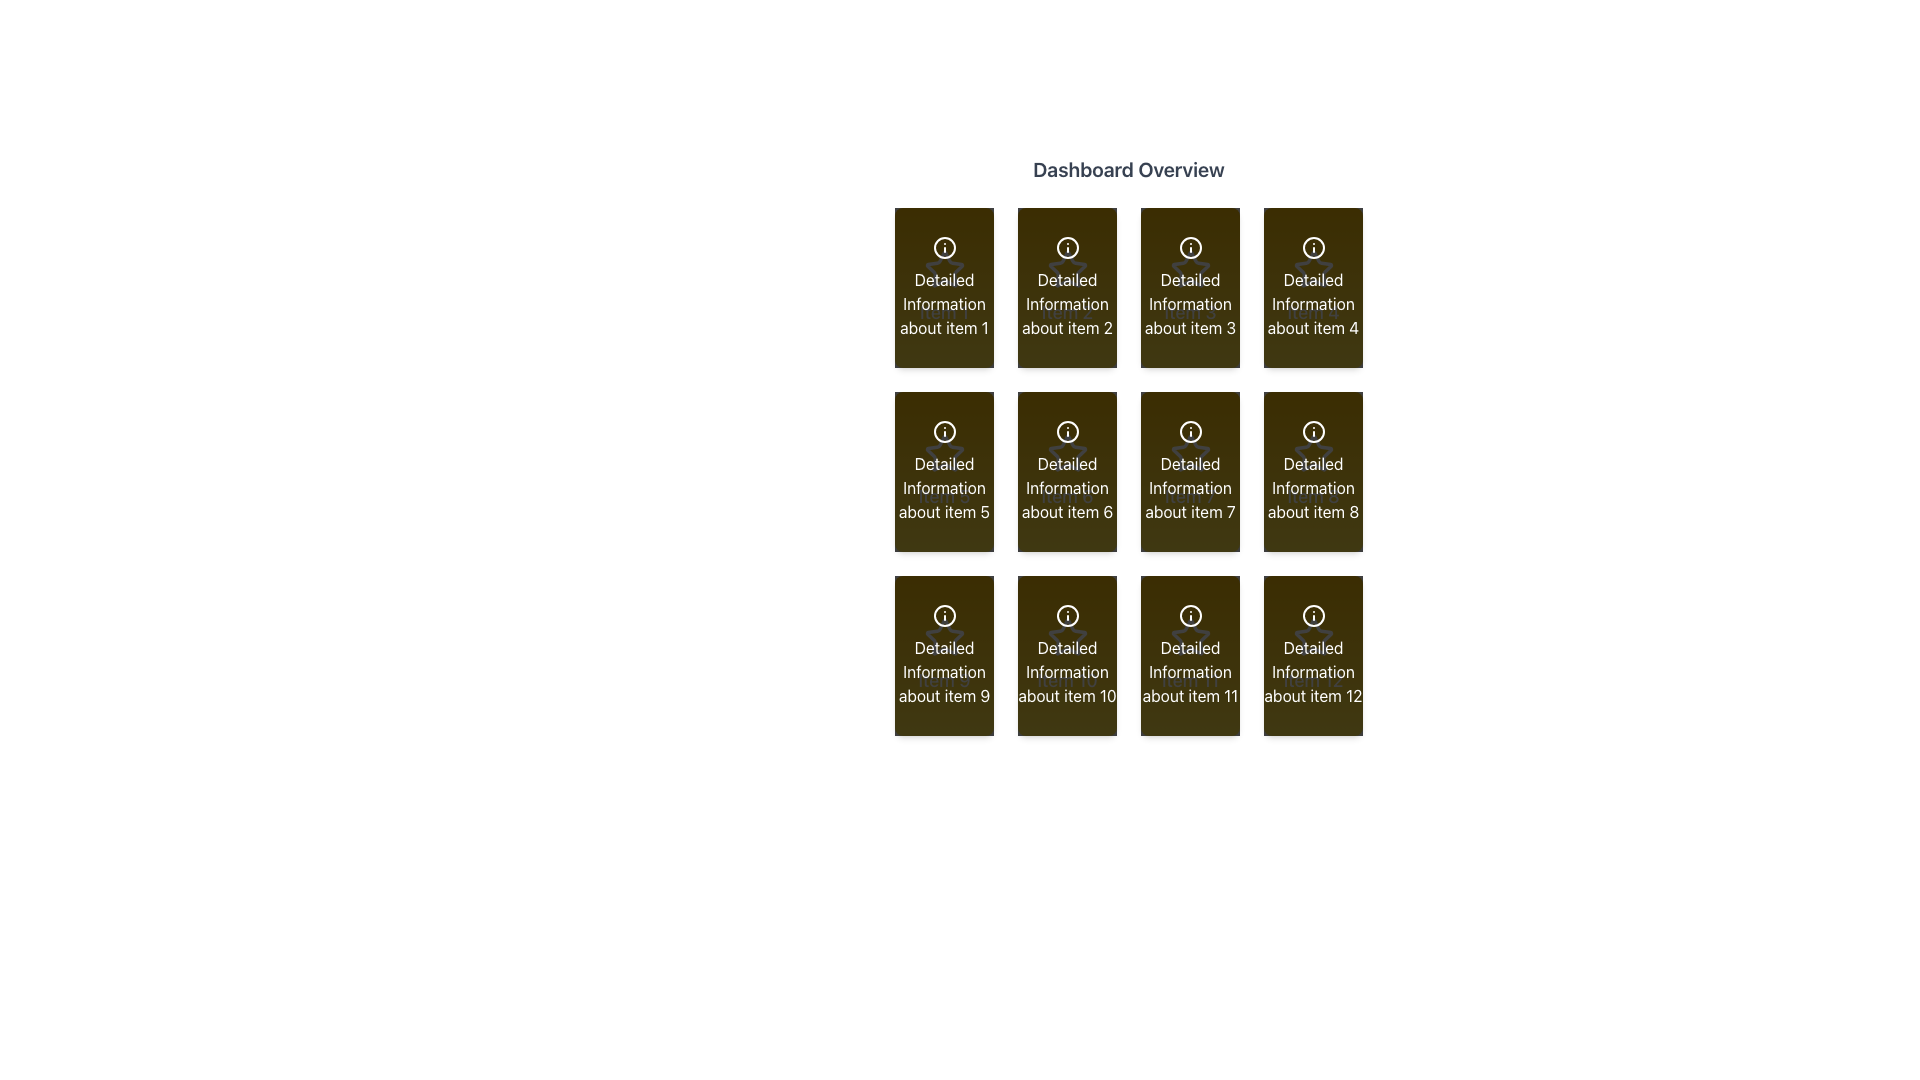 The image size is (1920, 1080). I want to click on the static text label that serves as a title for the card containing 'Detailed Information about item 3', located in the third column of the first row, so click(1190, 312).